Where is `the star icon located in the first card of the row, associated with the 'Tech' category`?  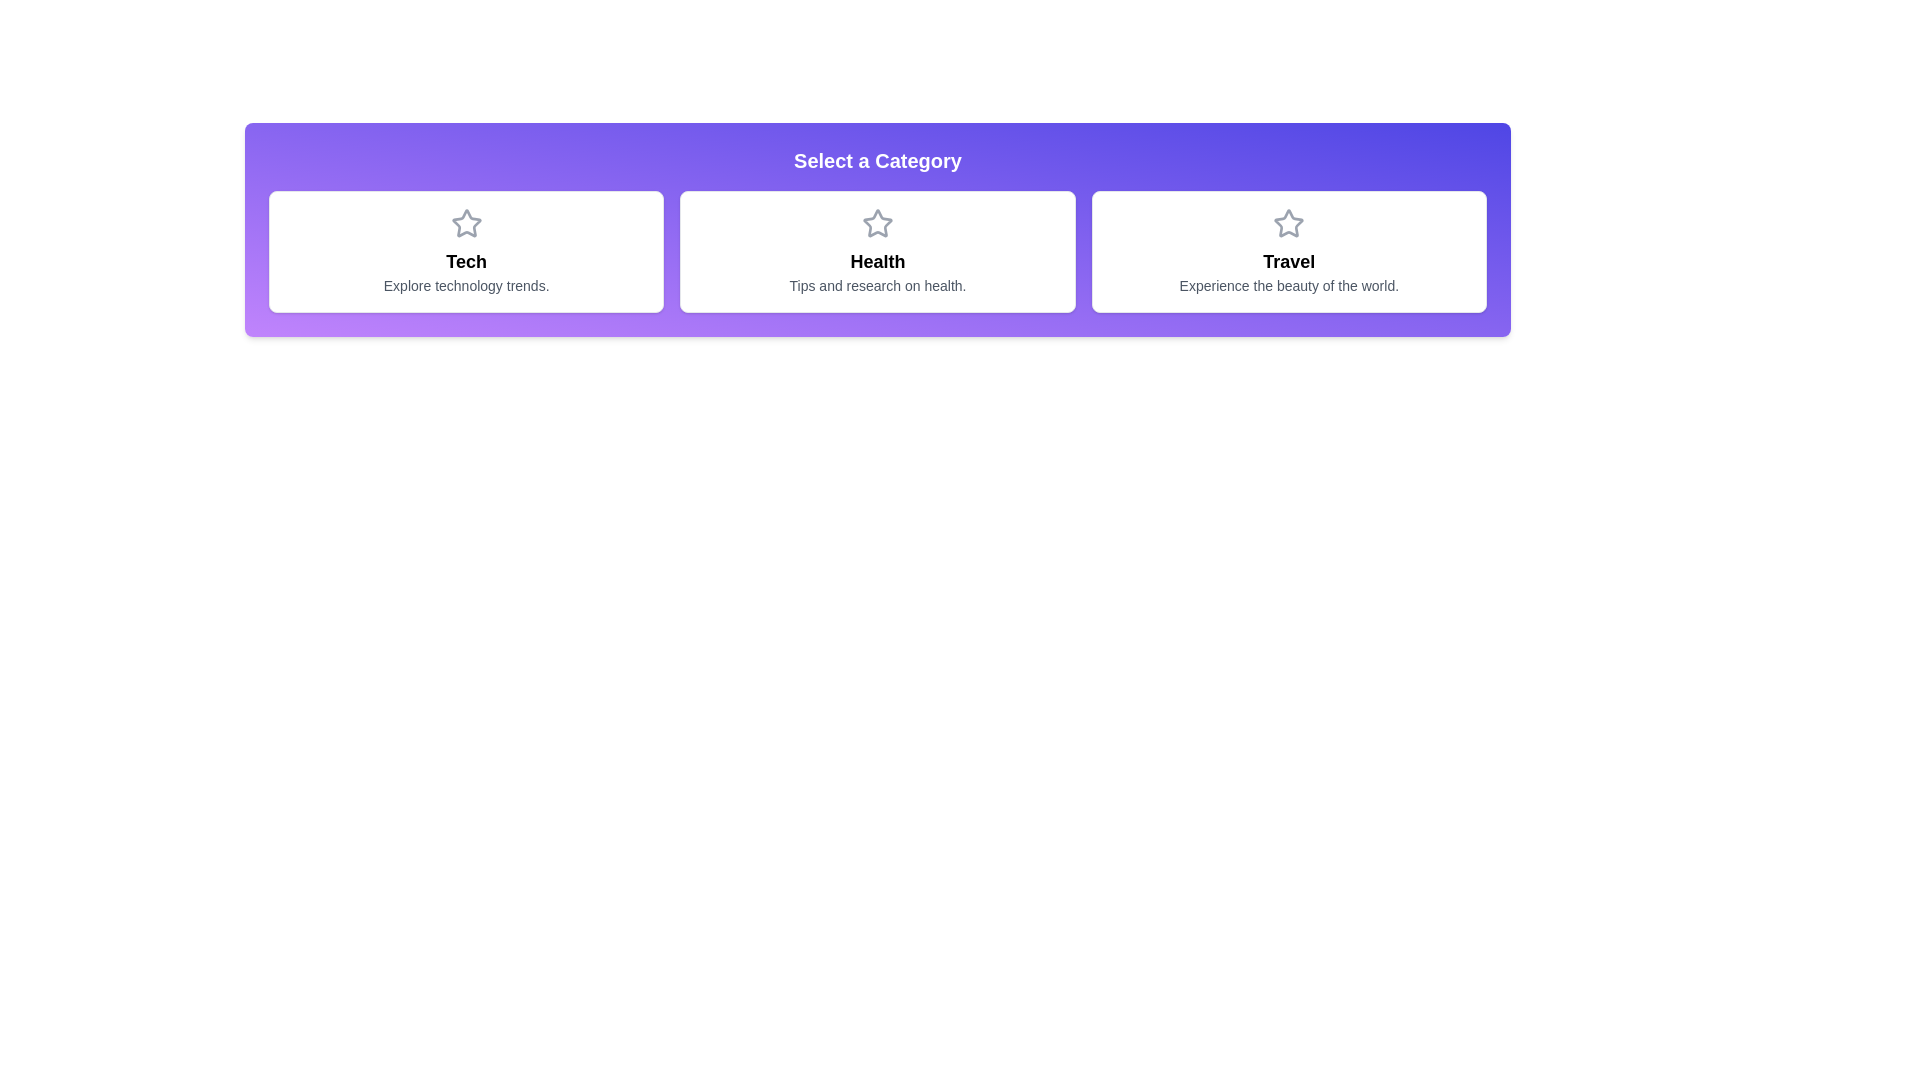 the star icon located in the first card of the row, associated with the 'Tech' category is located at coordinates (465, 223).